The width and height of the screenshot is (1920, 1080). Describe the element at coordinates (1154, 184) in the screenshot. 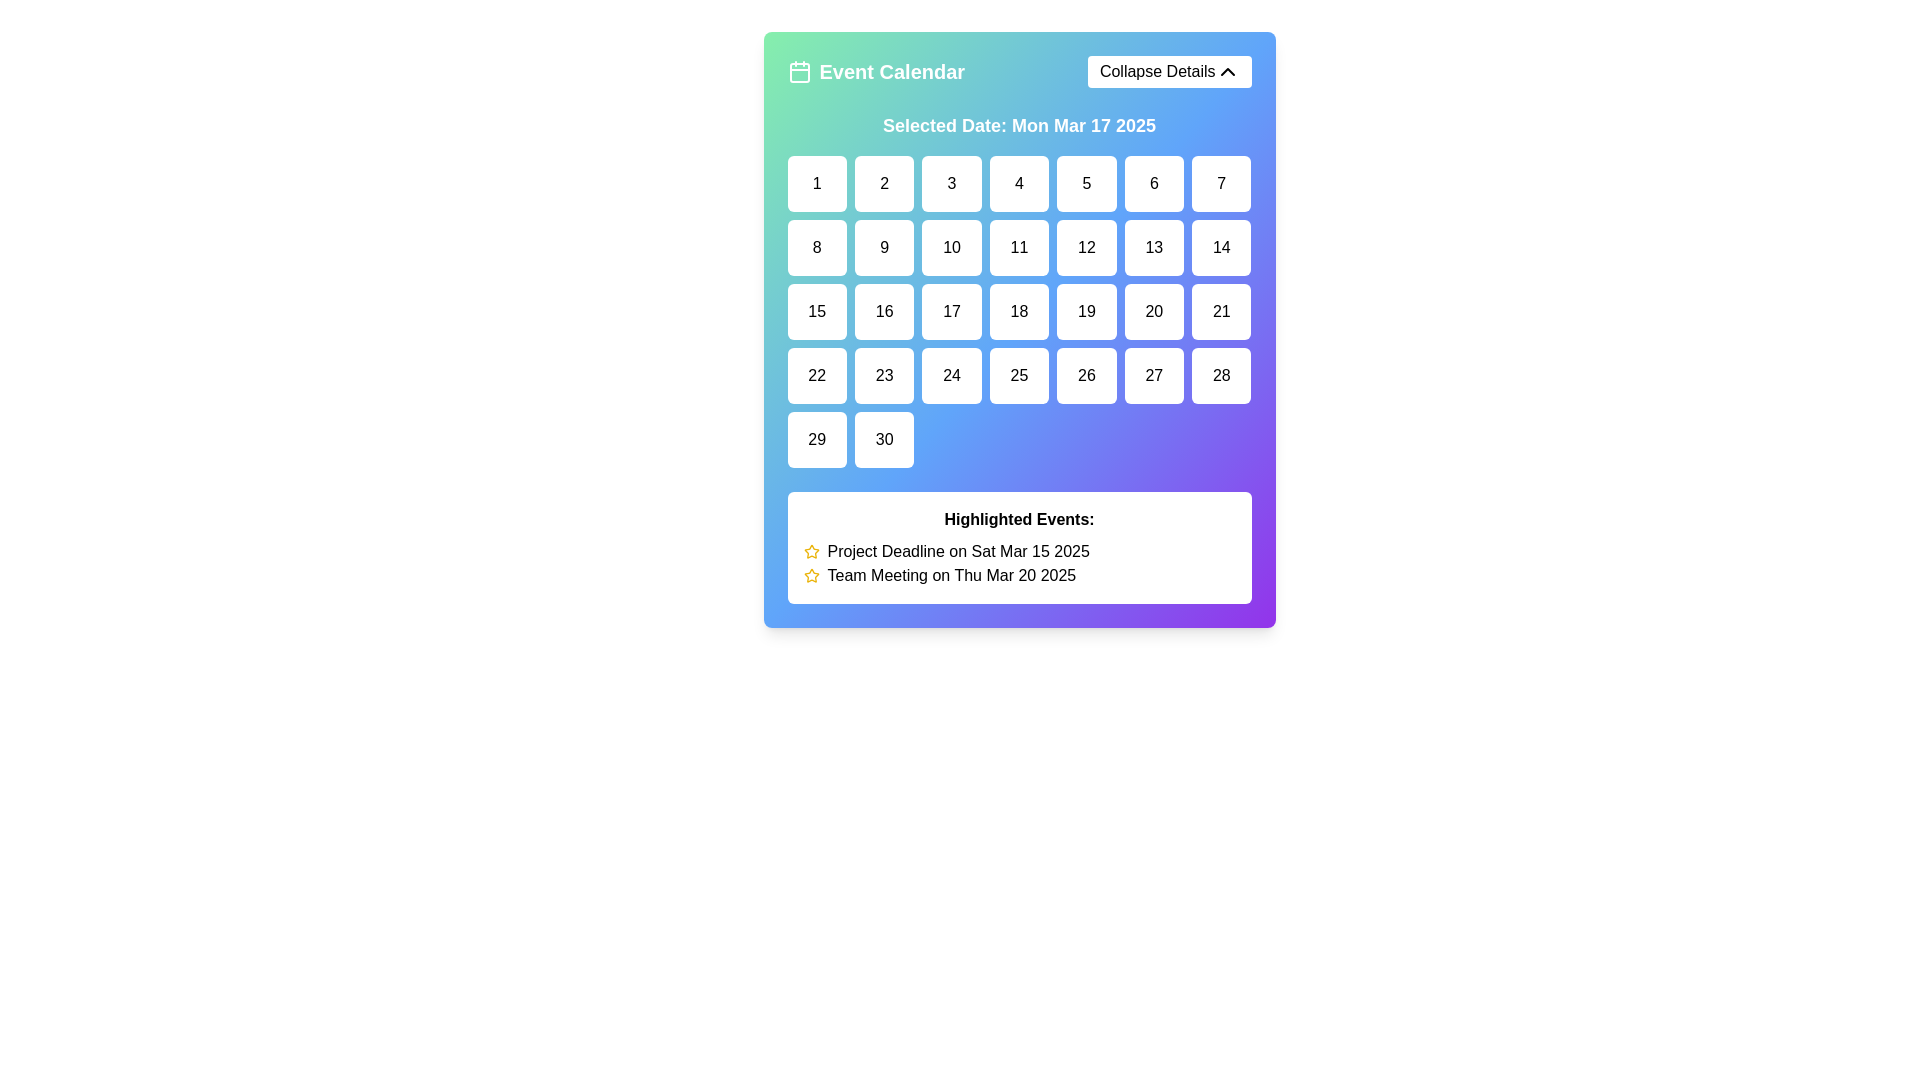

I see `the square button labeled '6' with a white background and rounded corners, located in the top row of a grid layout` at that location.